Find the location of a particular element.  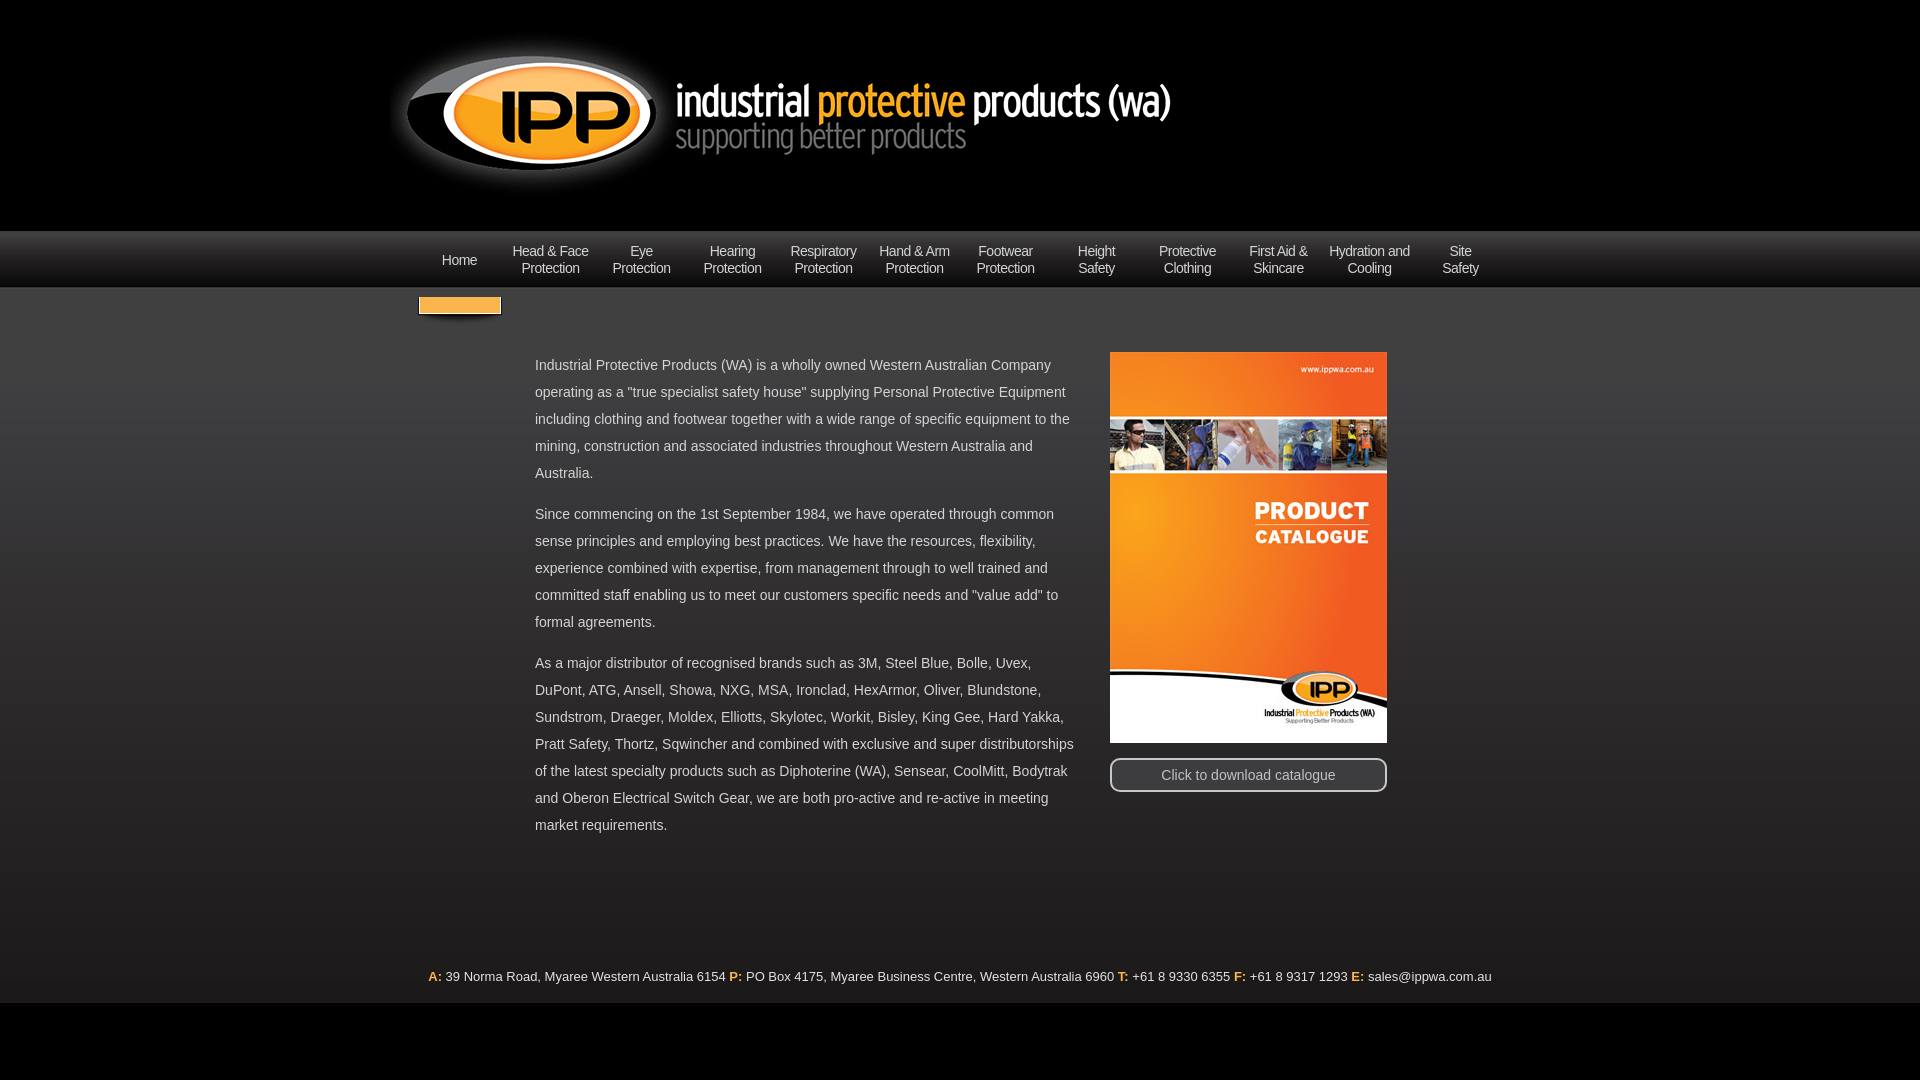

'First Aid & Skincare' is located at coordinates (1277, 258).